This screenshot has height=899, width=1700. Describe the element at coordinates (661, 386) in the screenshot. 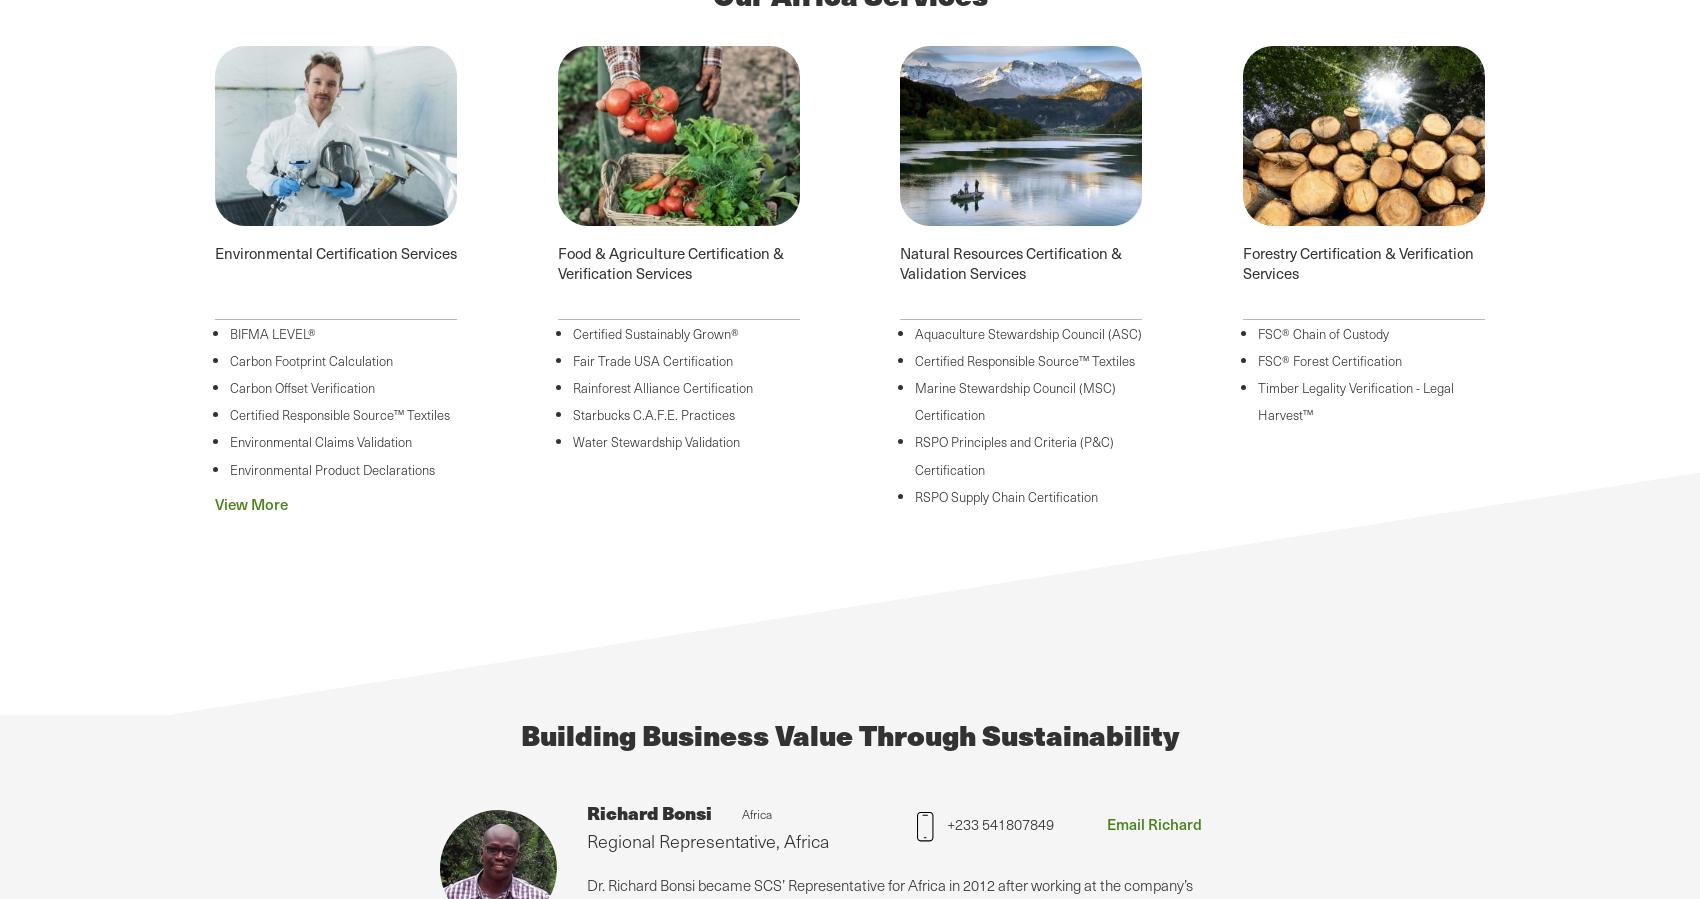

I see `'Rainforest Alliance Certification'` at that location.